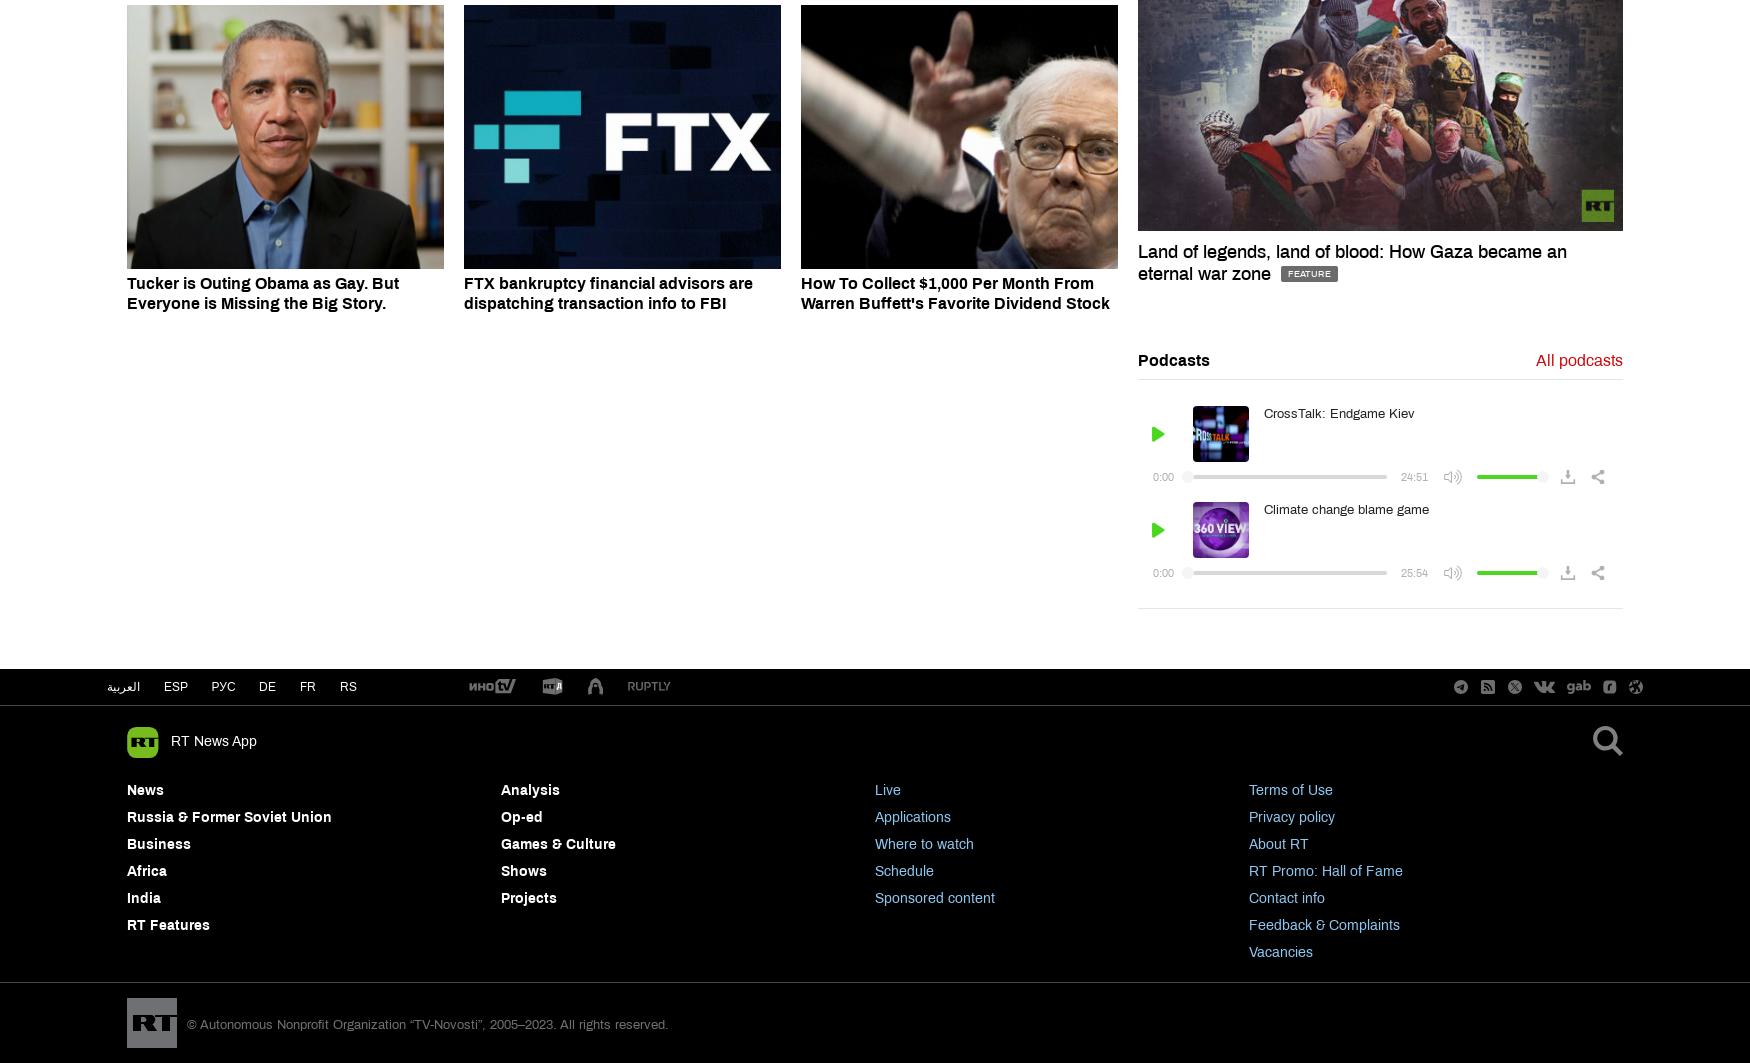 The height and width of the screenshot is (1063, 1750). Describe the element at coordinates (875, 816) in the screenshot. I see `'Applications'` at that location.